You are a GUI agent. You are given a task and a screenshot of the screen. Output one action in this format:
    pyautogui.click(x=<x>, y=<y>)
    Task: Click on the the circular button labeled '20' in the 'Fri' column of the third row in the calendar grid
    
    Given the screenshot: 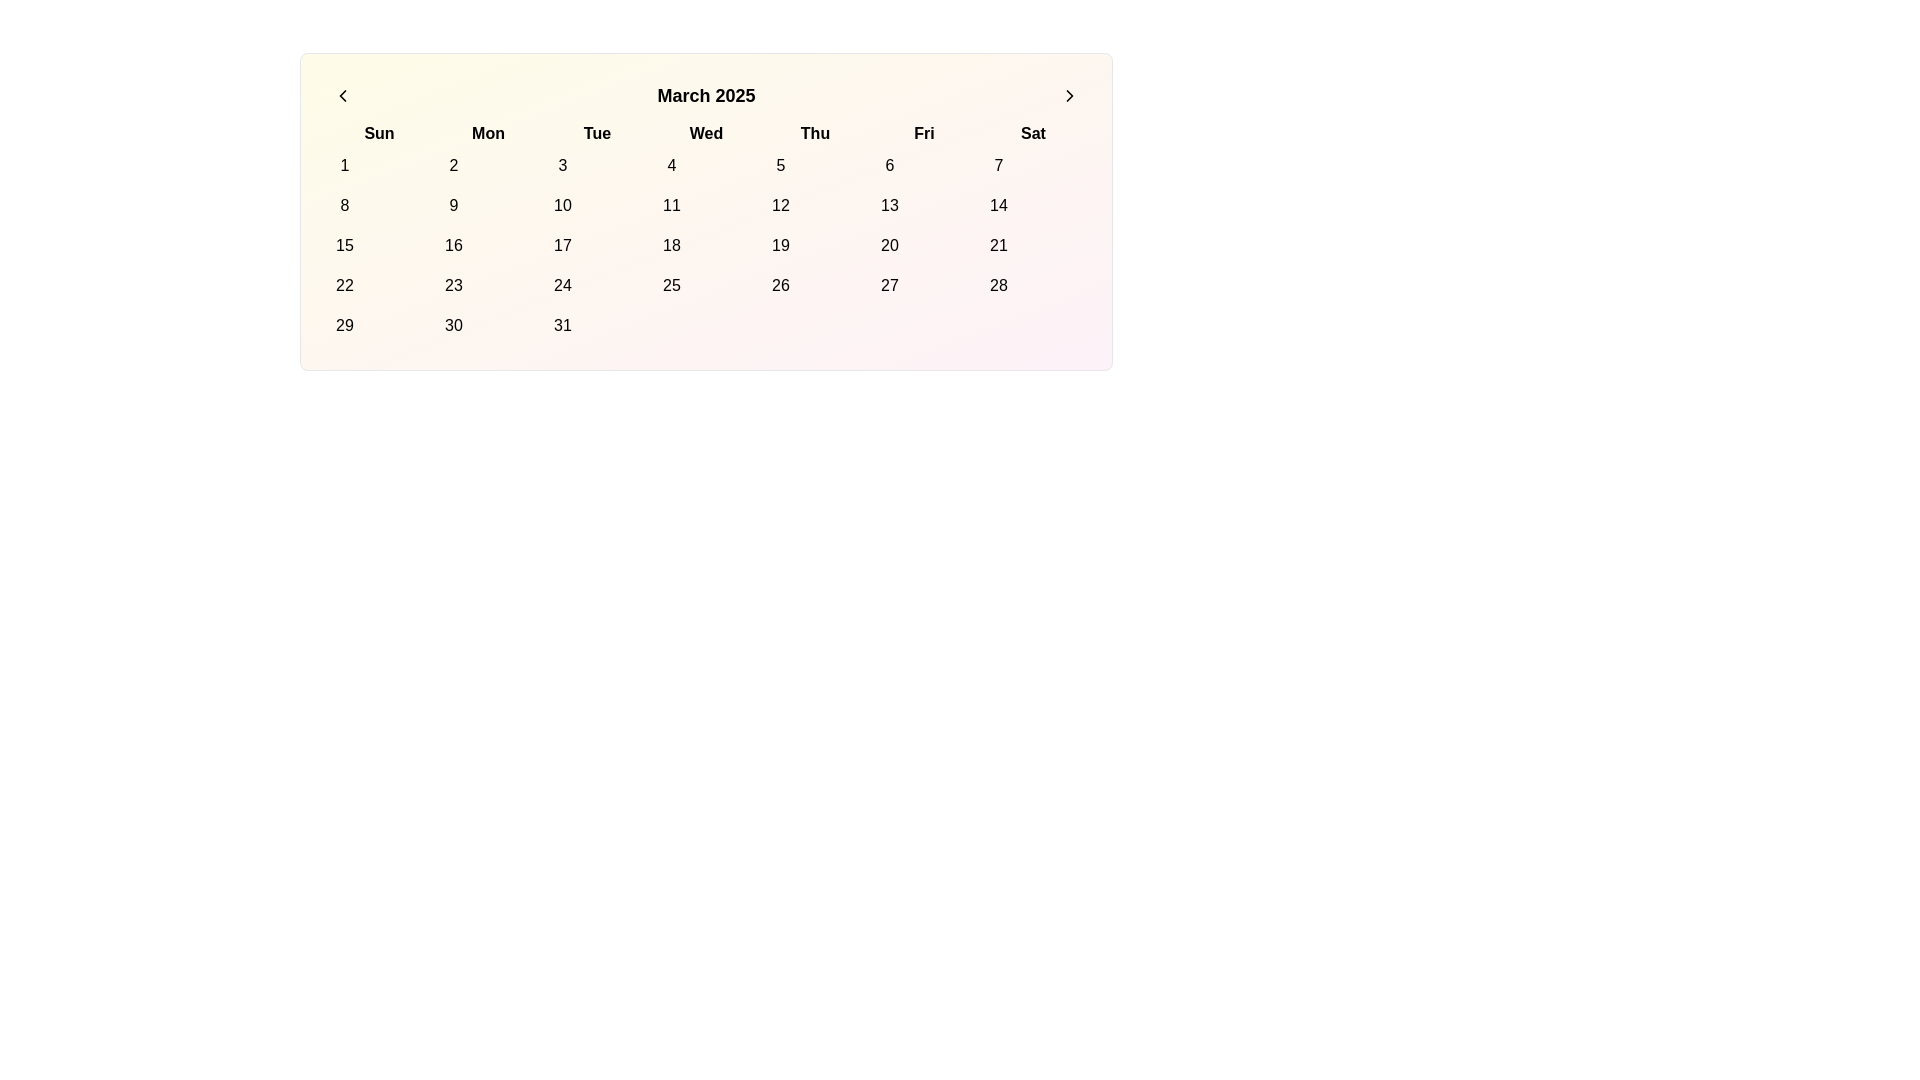 What is the action you would take?
    pyautogui.click(x=888, y=245)
    